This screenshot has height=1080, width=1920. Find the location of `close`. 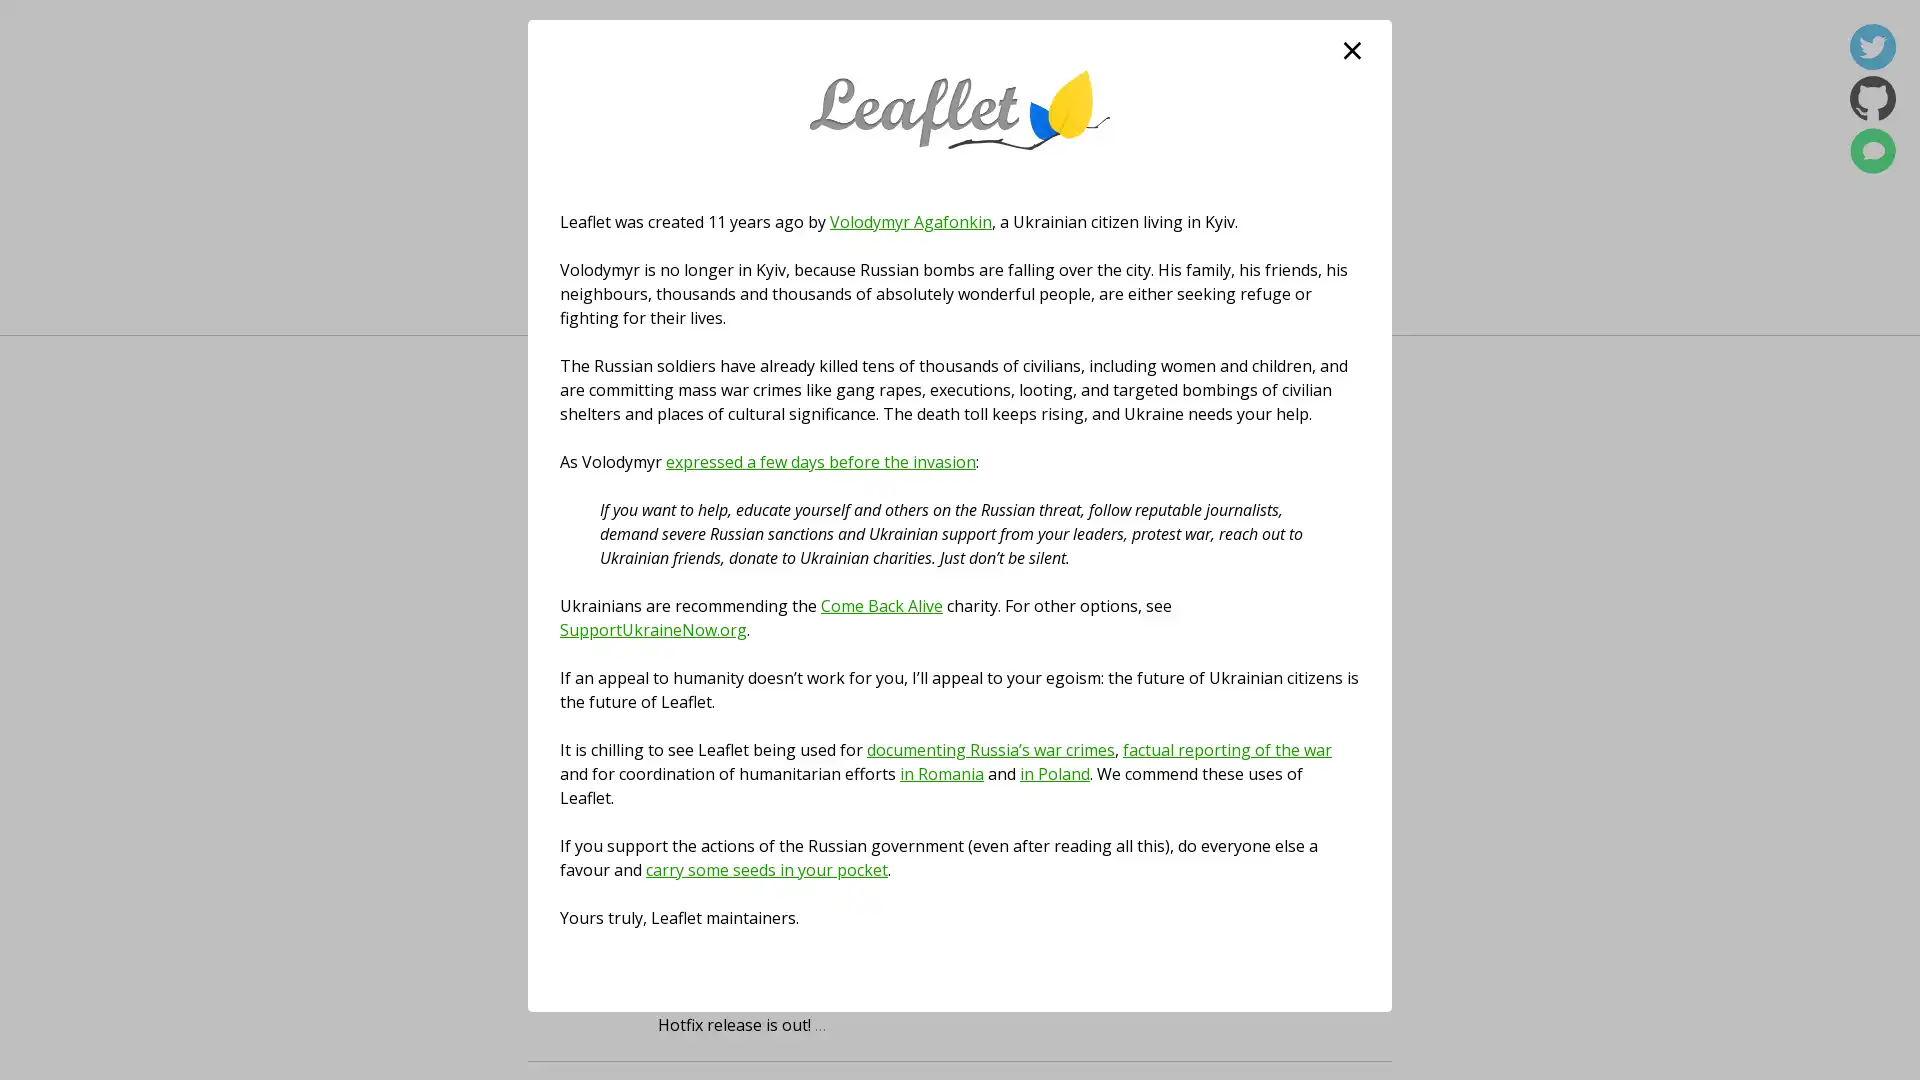

close is located at coordinates (1352, 49).